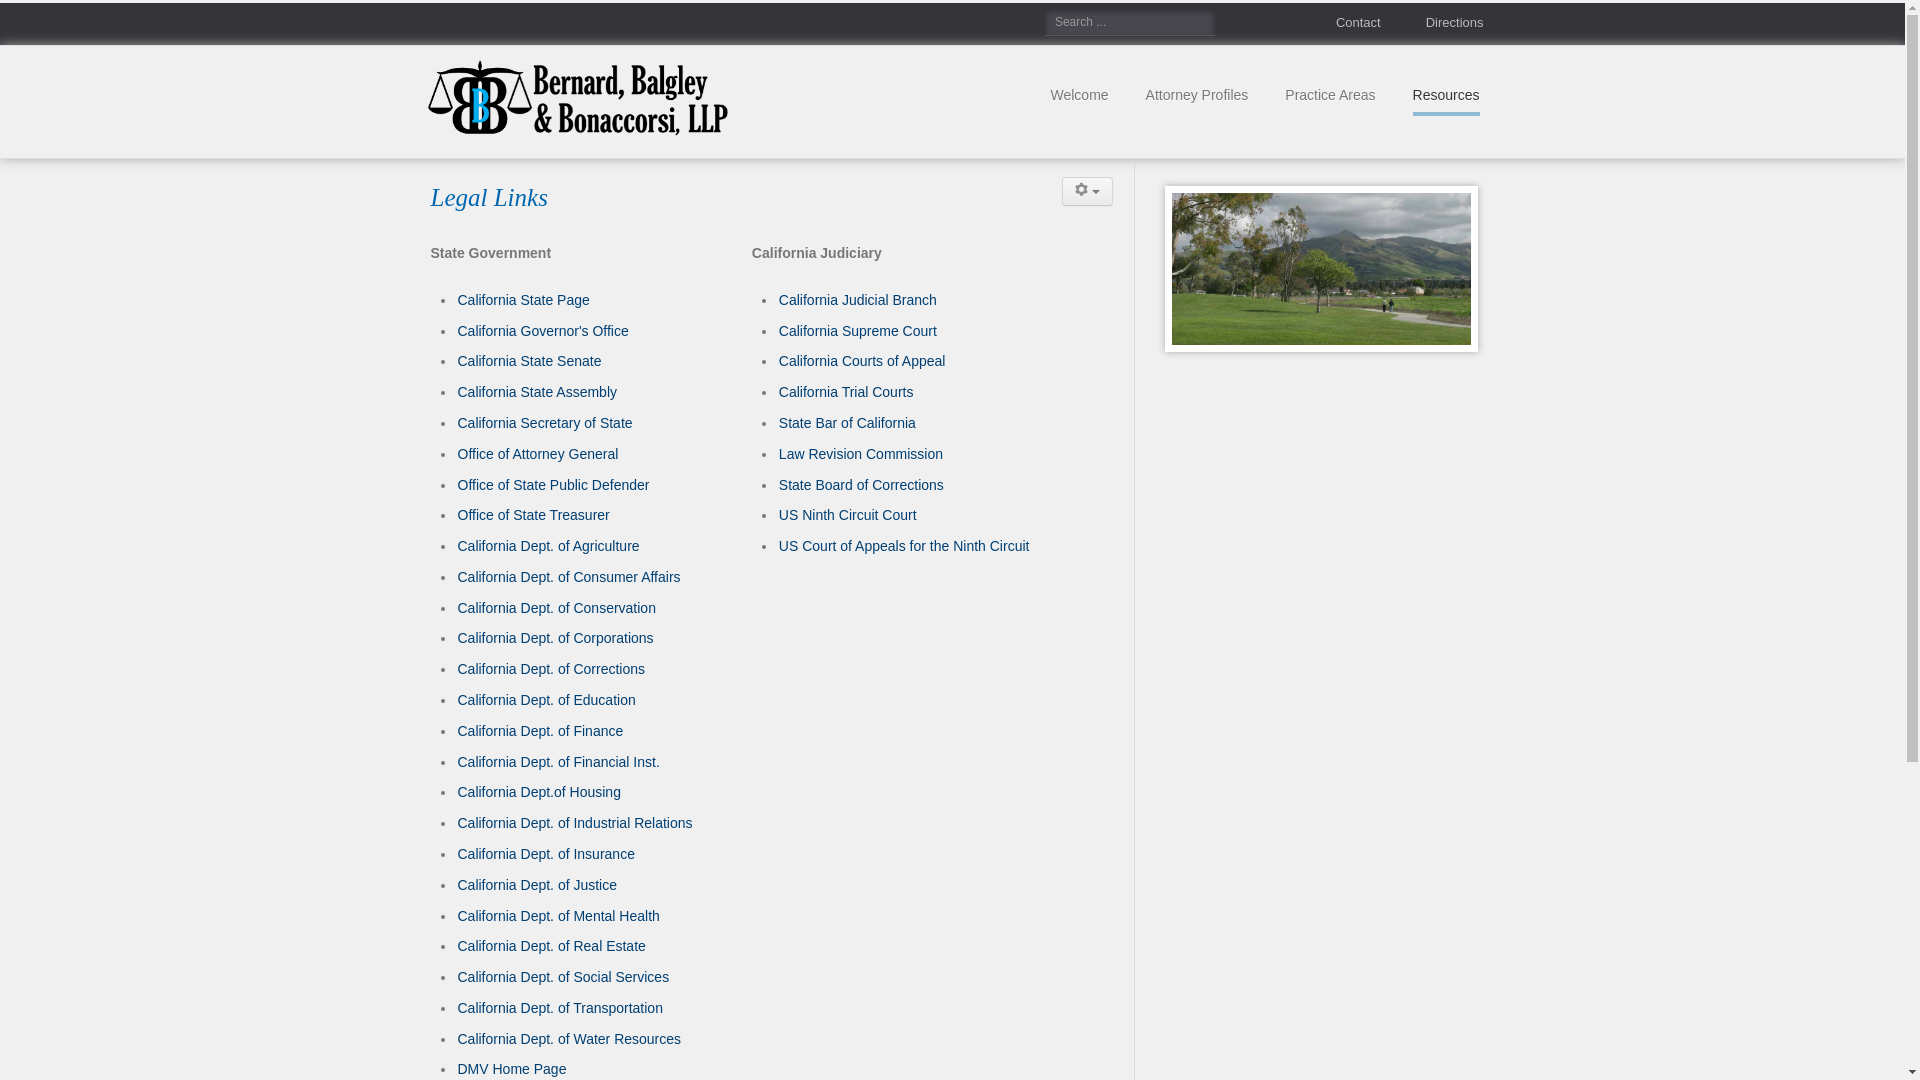  I want to click on 'California Courts of Appeal', so click(777, 361).